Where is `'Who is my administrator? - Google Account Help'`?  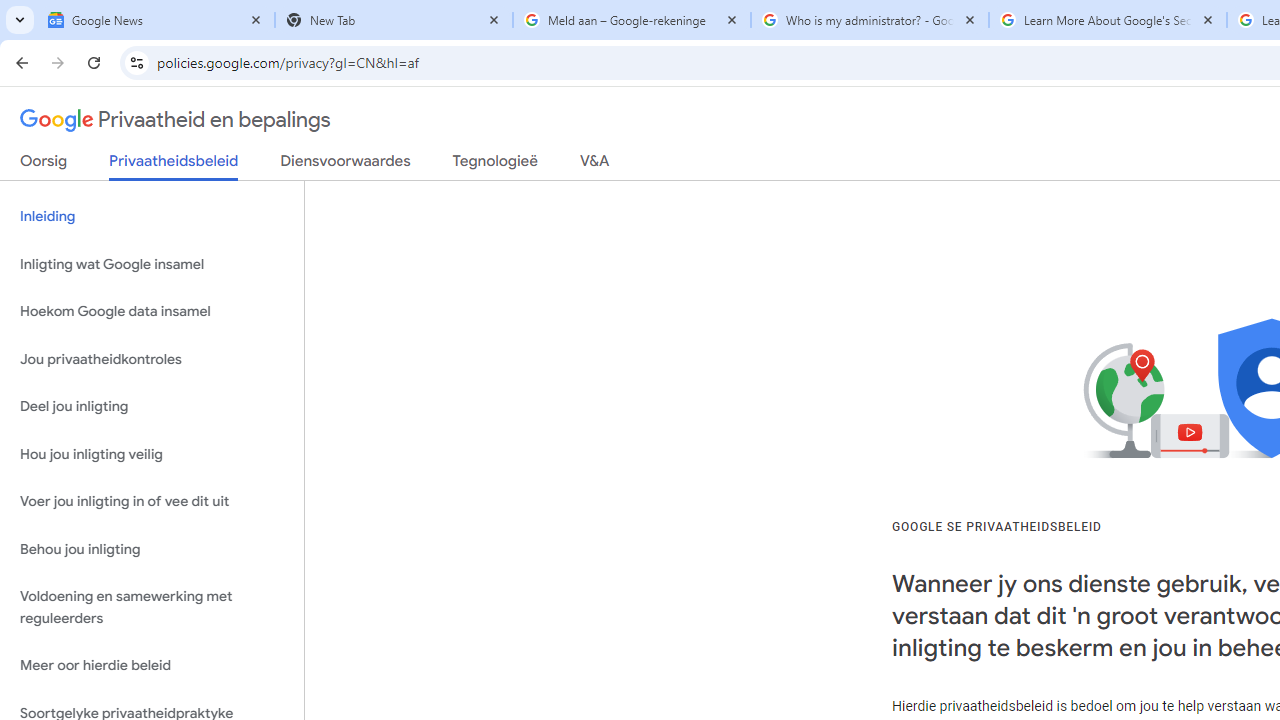
'Who is my administrator? - Google Account Help' is located at coordinates (870, 20).